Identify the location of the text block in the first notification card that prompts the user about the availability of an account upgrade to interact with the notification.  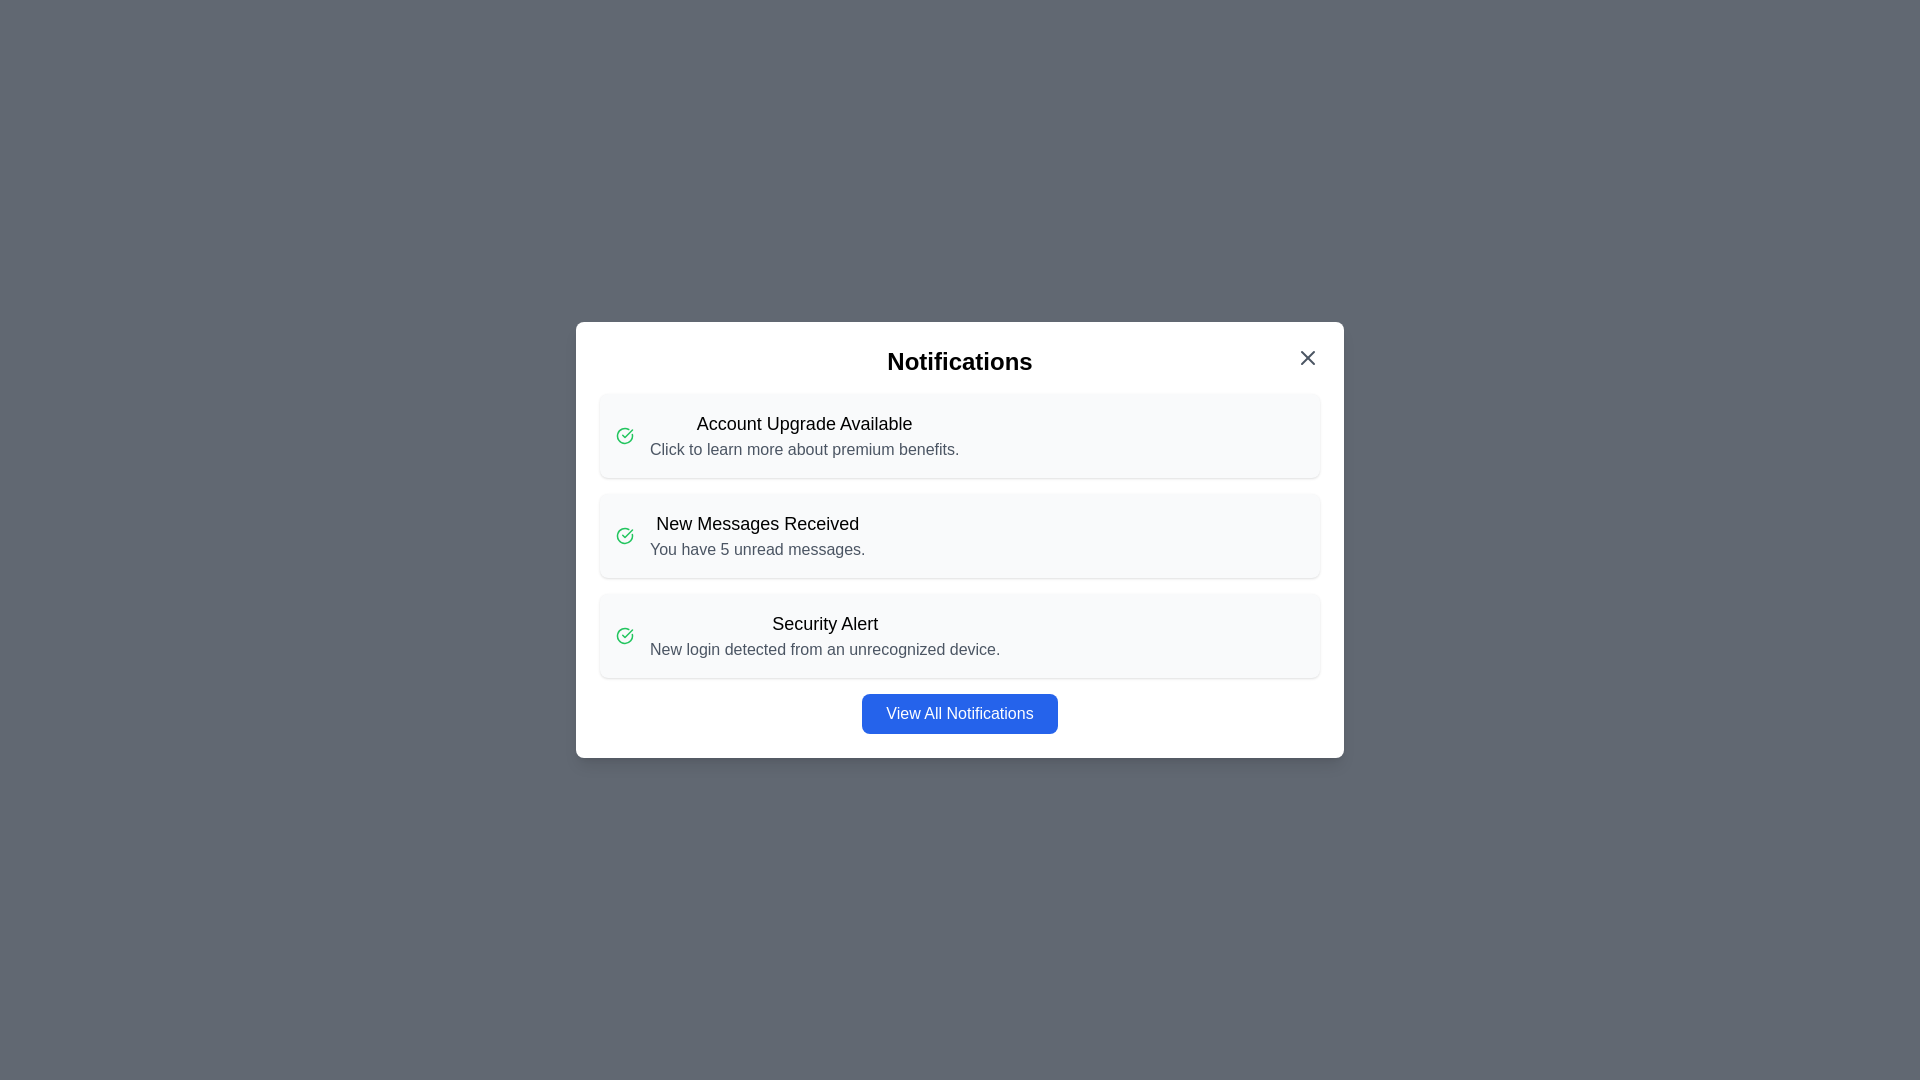
(804, 434).